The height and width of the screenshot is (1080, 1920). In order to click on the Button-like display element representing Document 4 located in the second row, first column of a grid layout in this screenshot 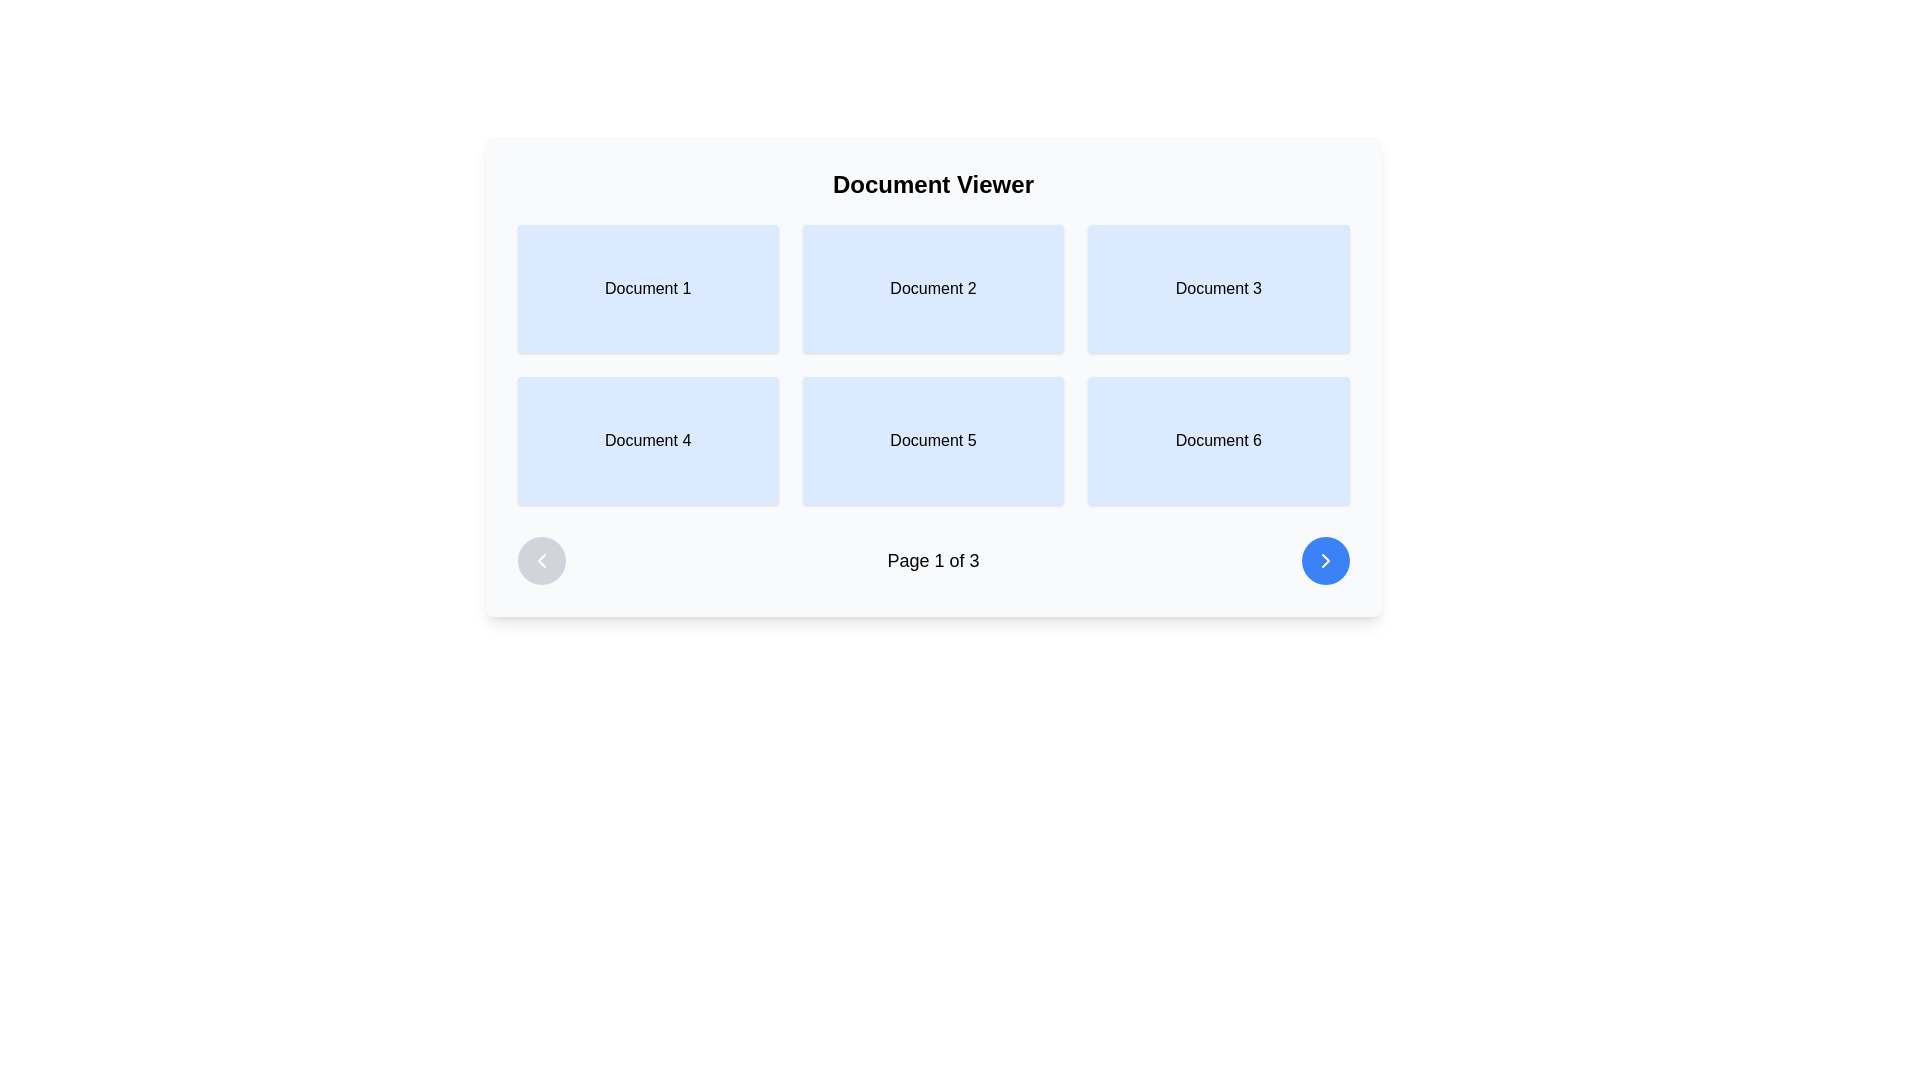, I will do `click(648, 439)`.